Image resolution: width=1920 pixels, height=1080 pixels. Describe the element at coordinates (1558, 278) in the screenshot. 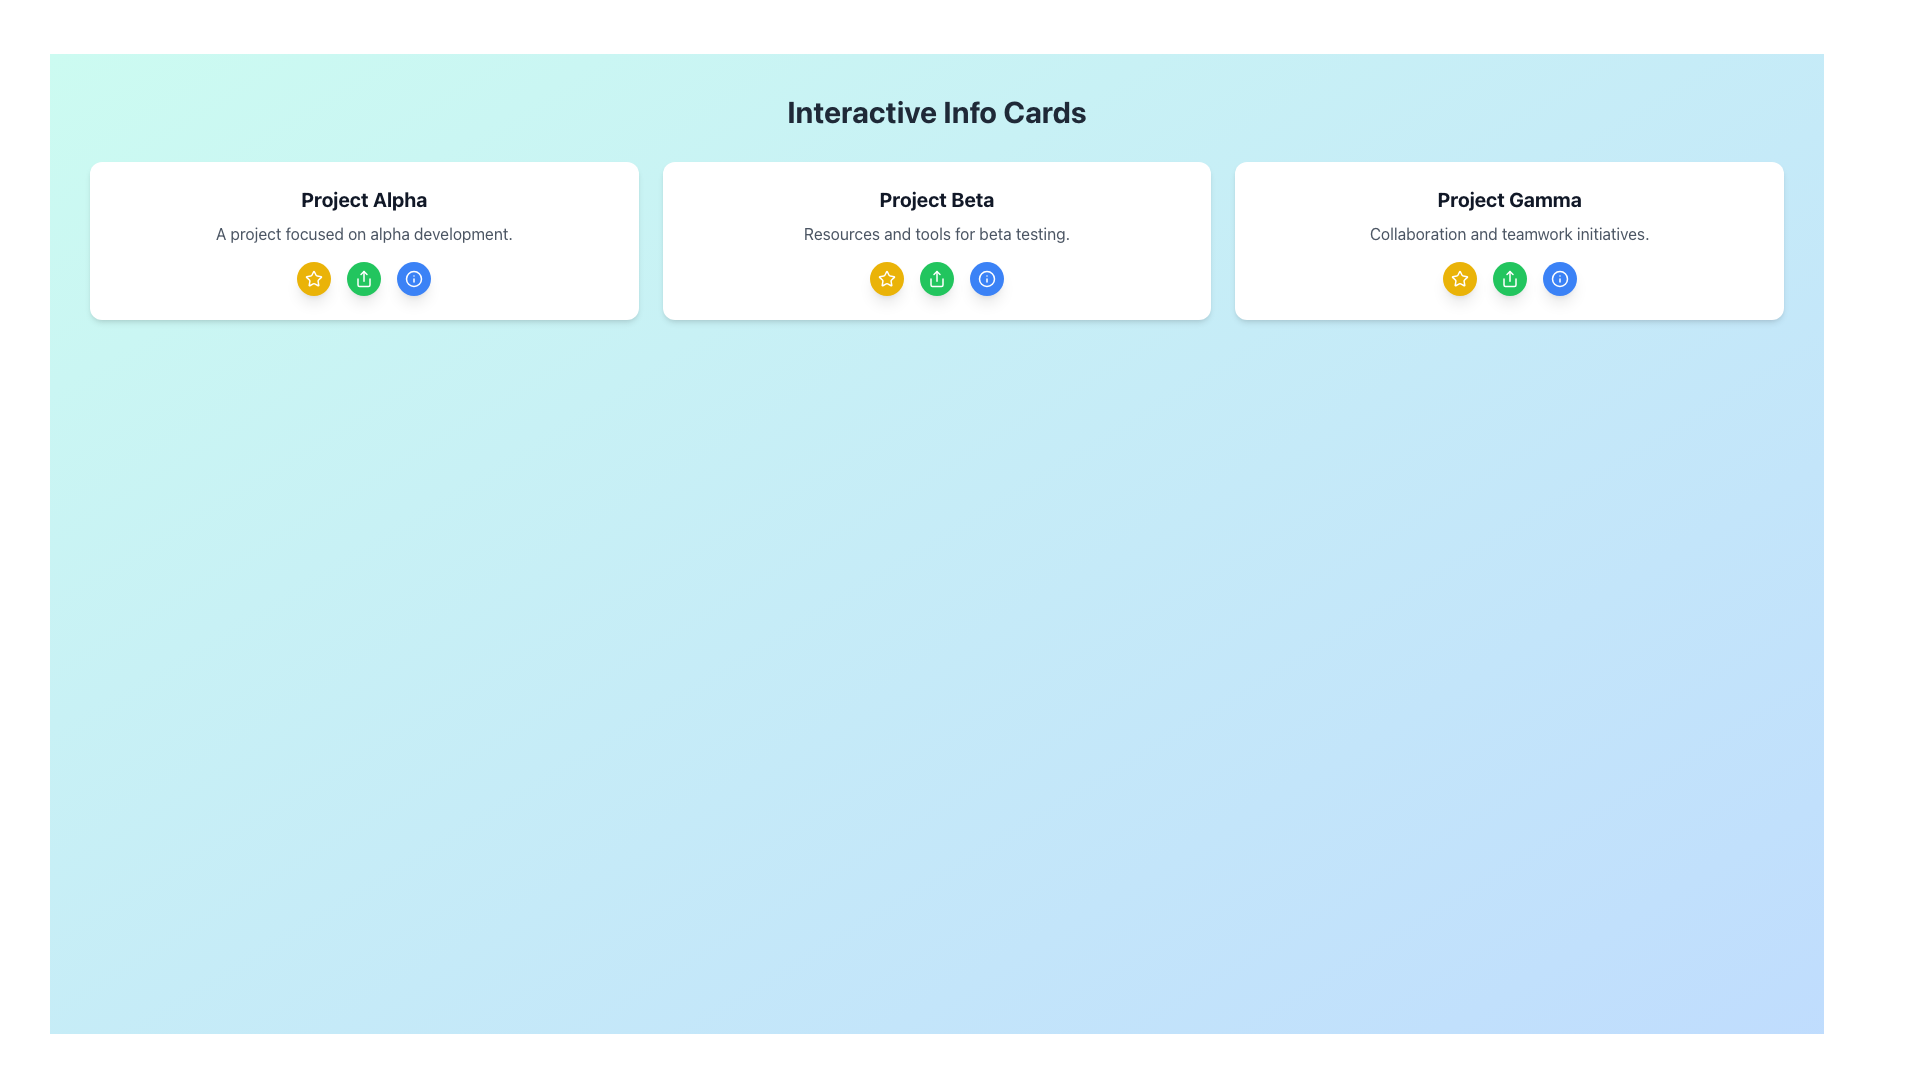

I see `the blue information icon with an 'i' symbol located at the bottom-right corner of the 'Project Gamma' interactive card` at that location.